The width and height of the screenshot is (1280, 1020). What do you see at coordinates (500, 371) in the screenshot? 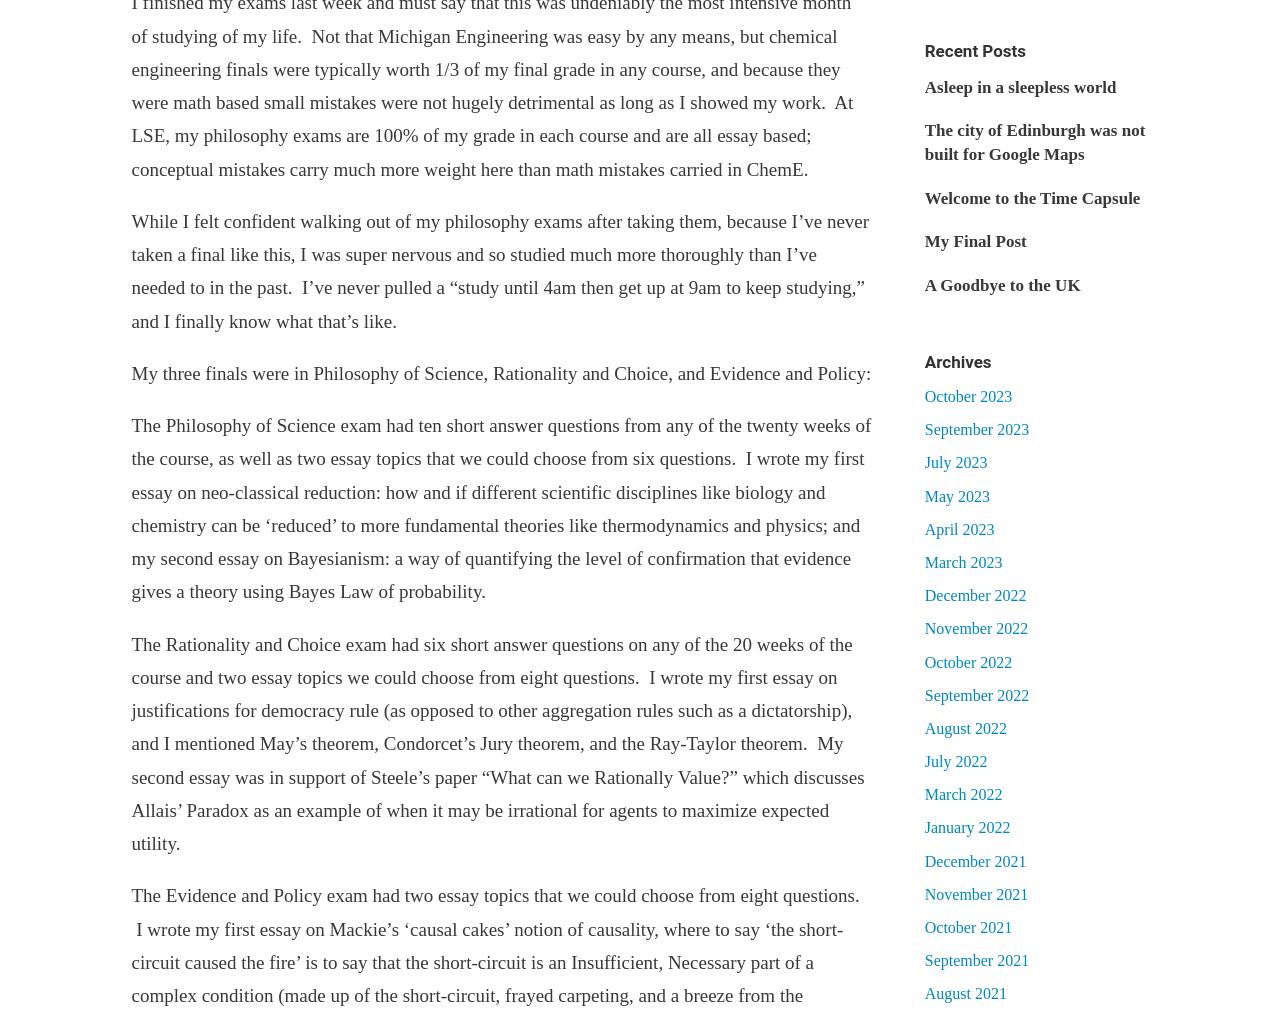
I see `'My three finals were in Philosophy of Science, Rationality and Choice, and Evidence and Policy:'` at bounding box center [500, 371].